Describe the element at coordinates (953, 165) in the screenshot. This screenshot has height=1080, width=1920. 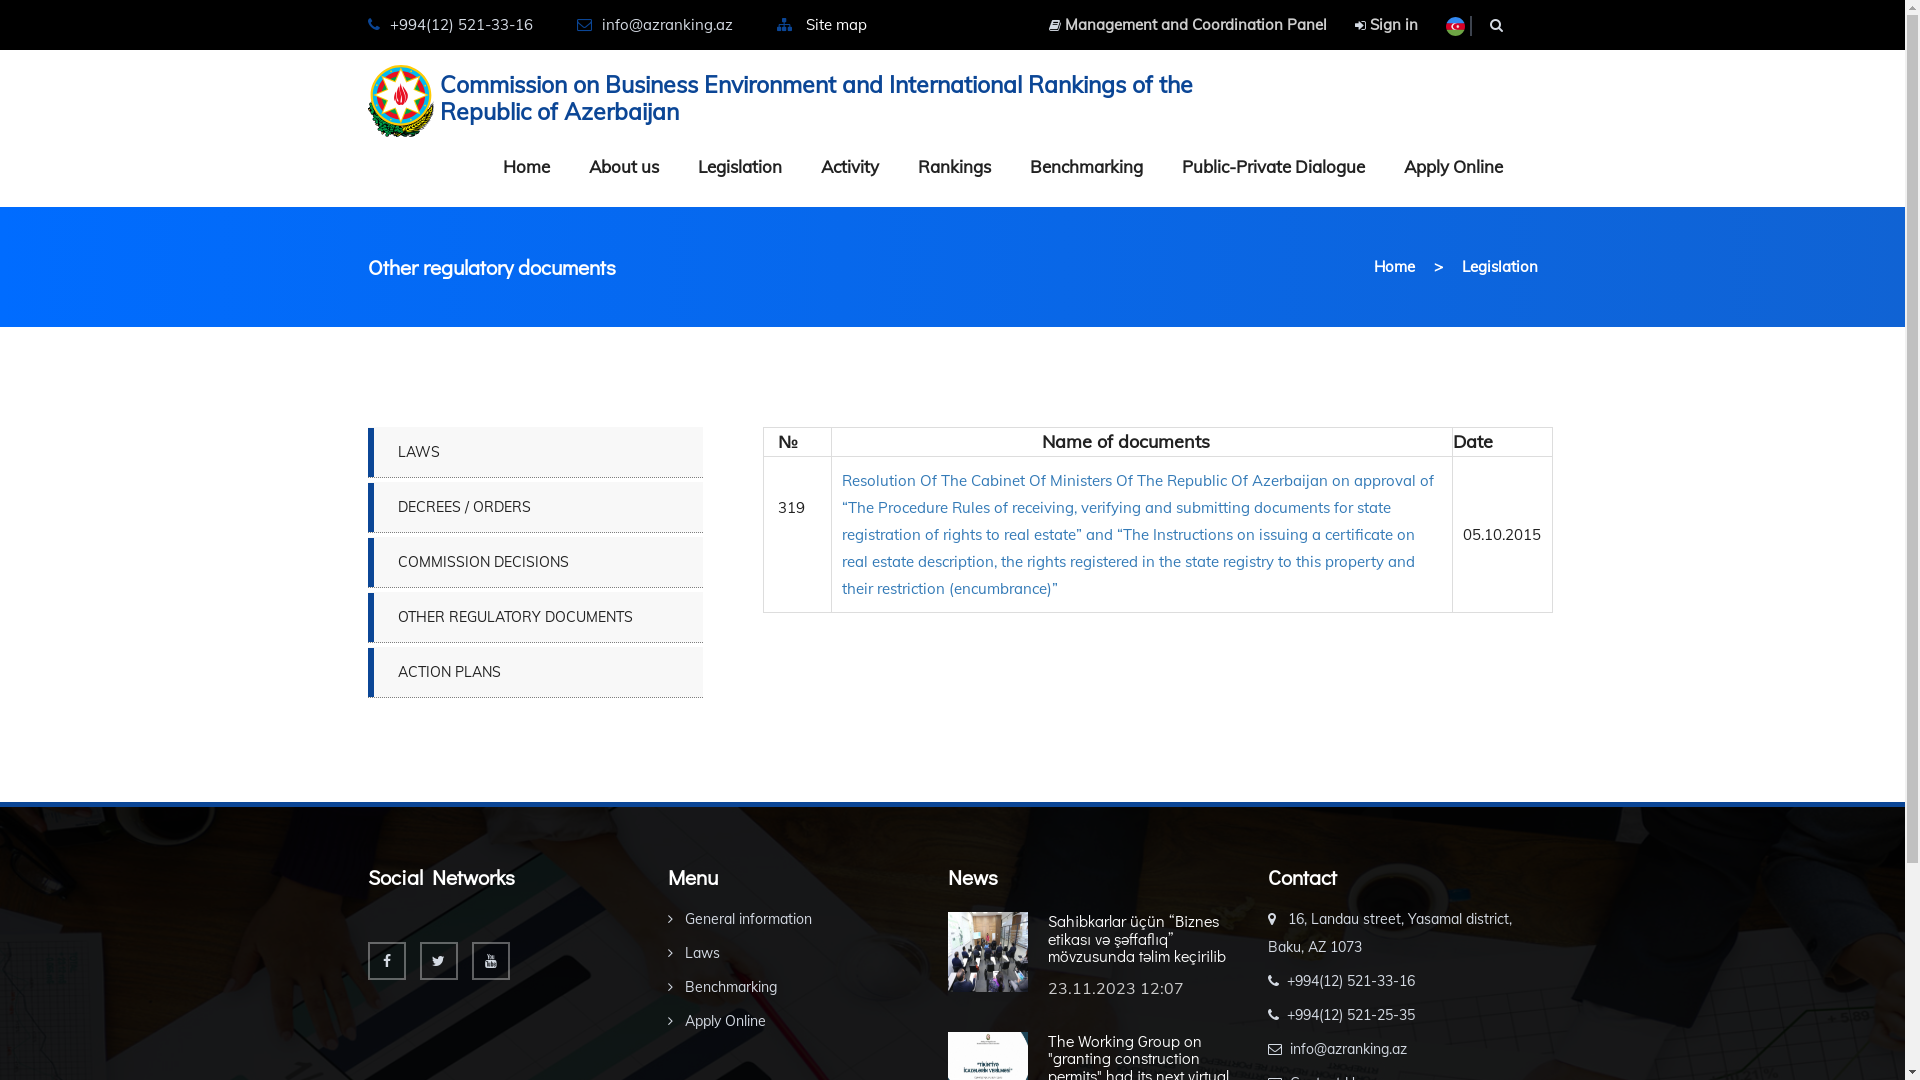
I see `'Rankings'` at that location.